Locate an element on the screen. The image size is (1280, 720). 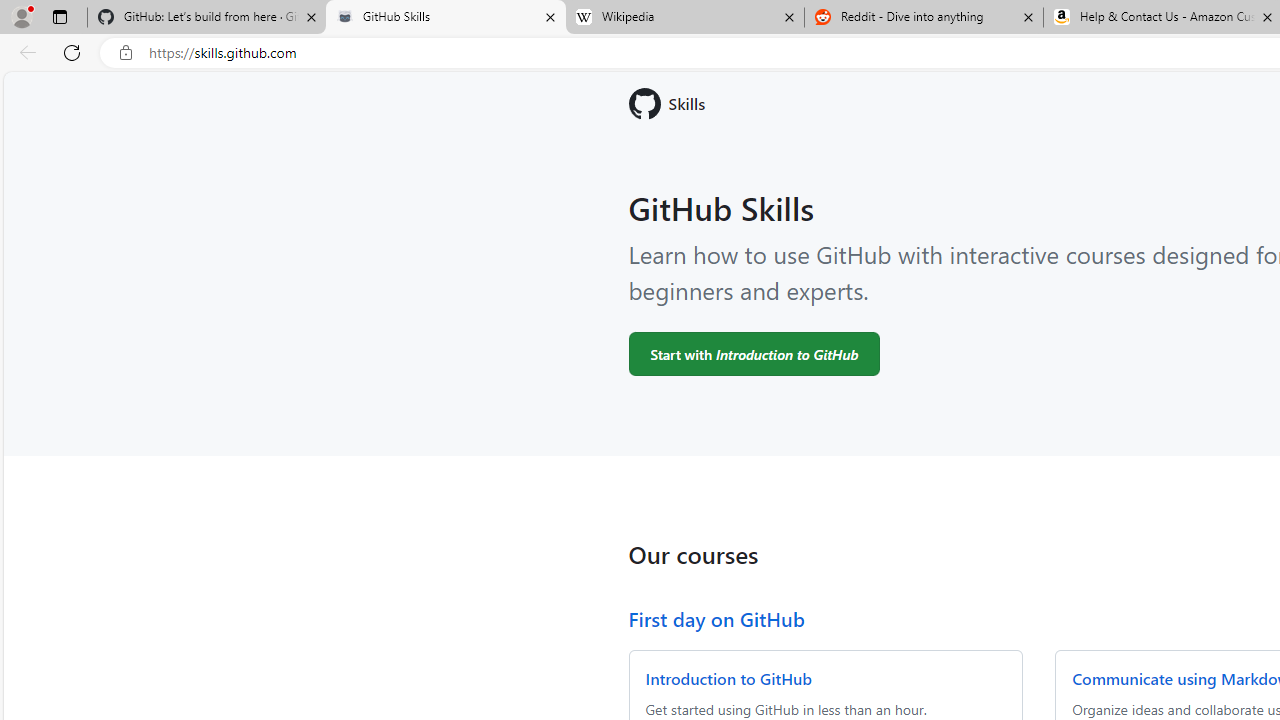
'First day on GitHub' is located at coordinates (716, 617).